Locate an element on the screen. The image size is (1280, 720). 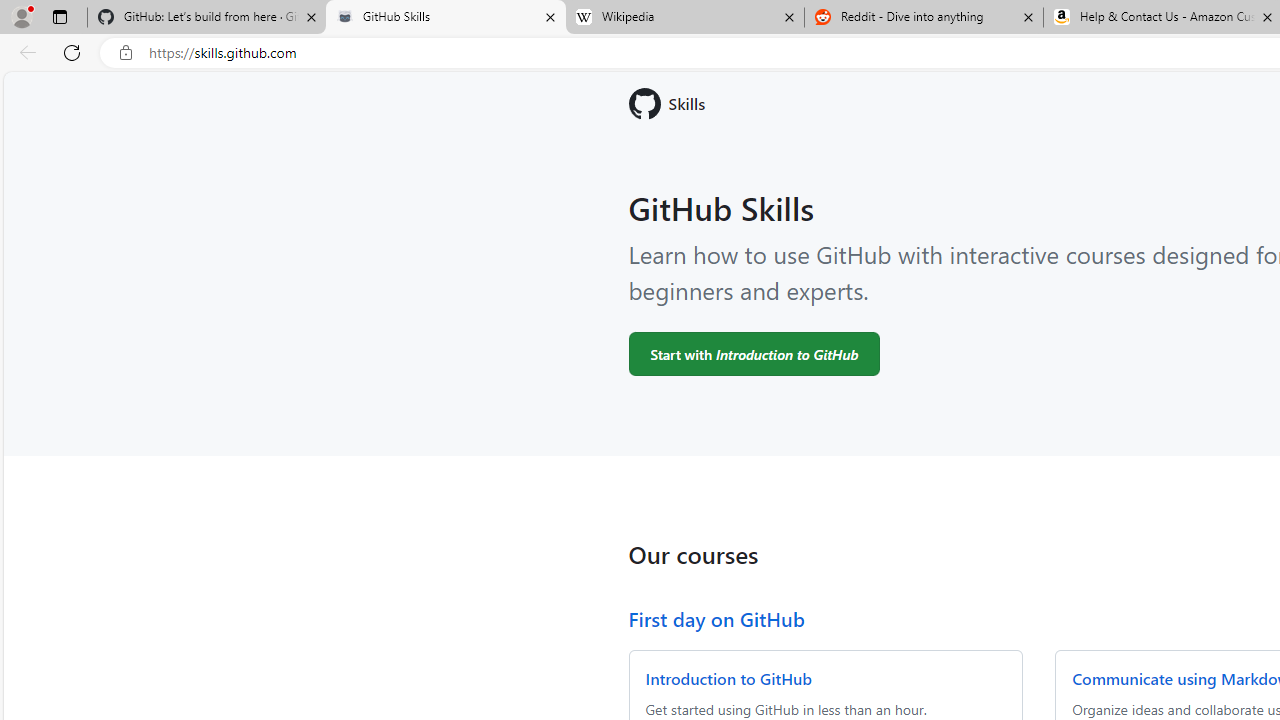
'First day on GitHub' is located at coordinates (716, 617).